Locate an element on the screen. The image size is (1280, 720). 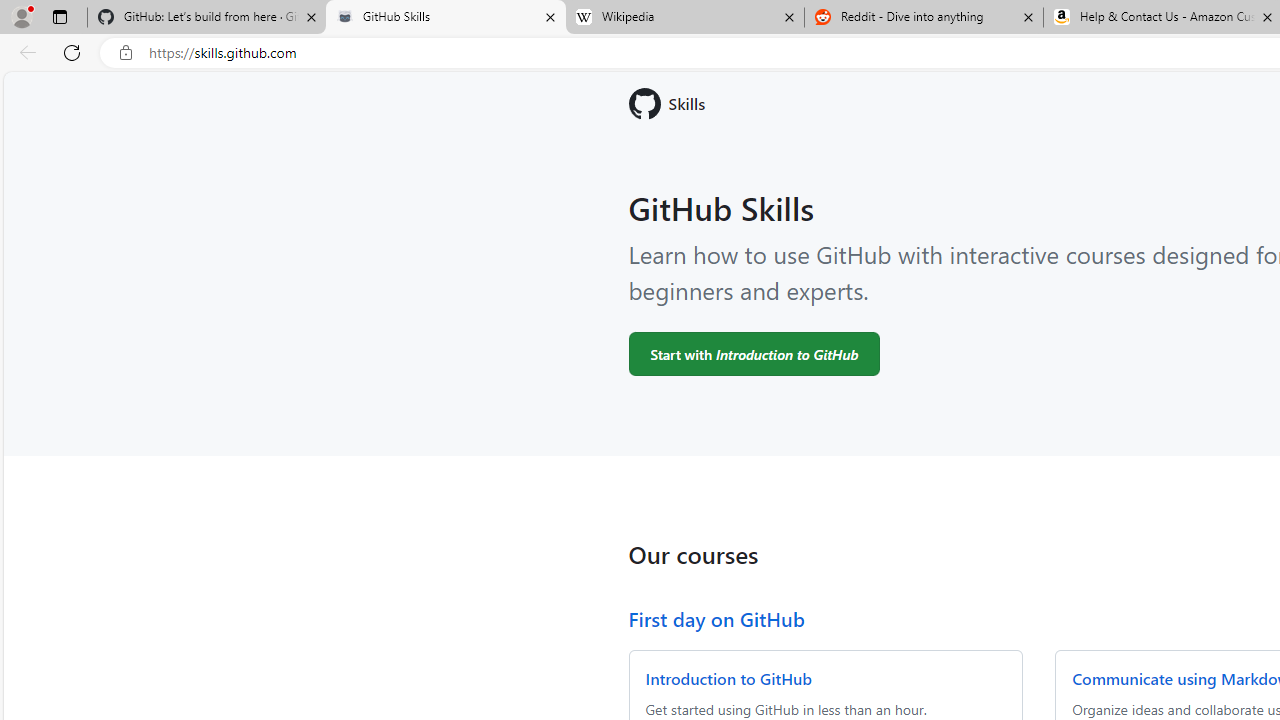
'First day on GitHub' is located at coordinates (716, 617).